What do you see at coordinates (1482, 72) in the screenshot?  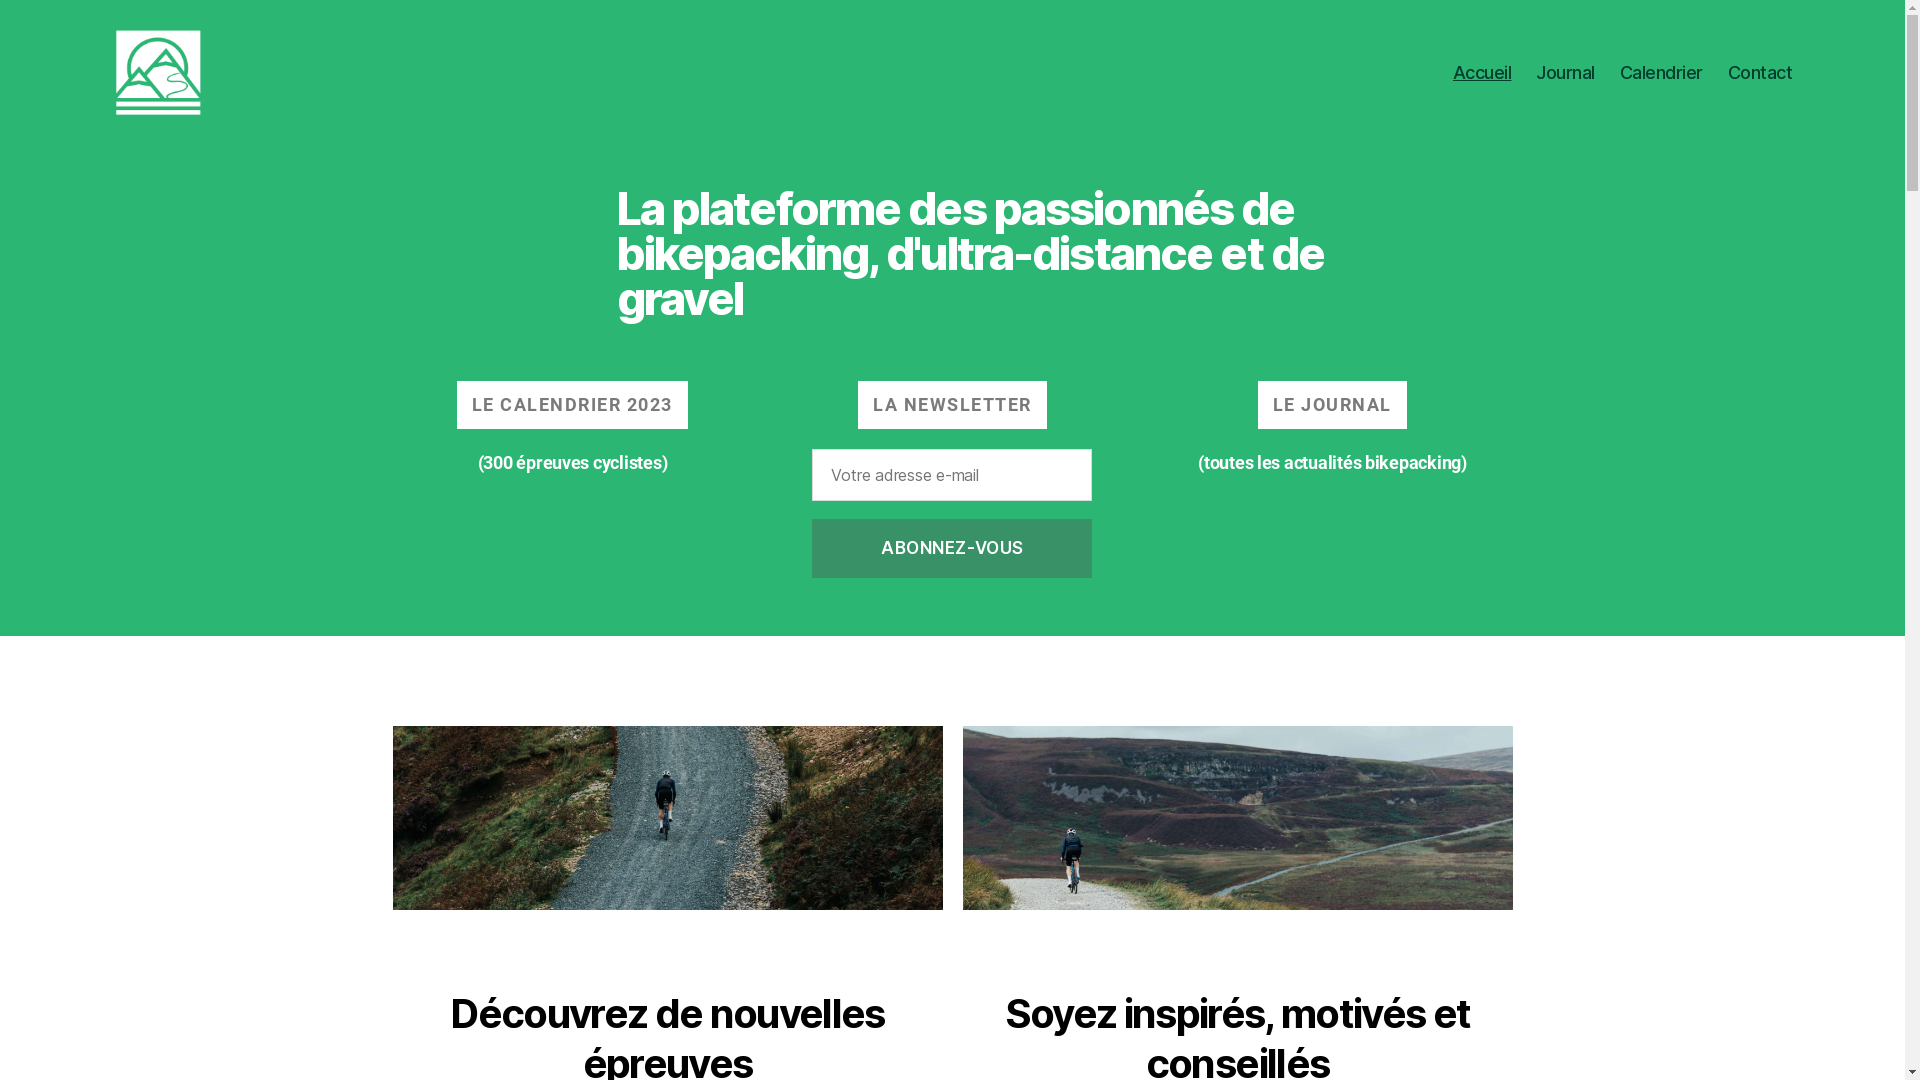 I see `'Accueil'` at bounding box center [1482, 72].